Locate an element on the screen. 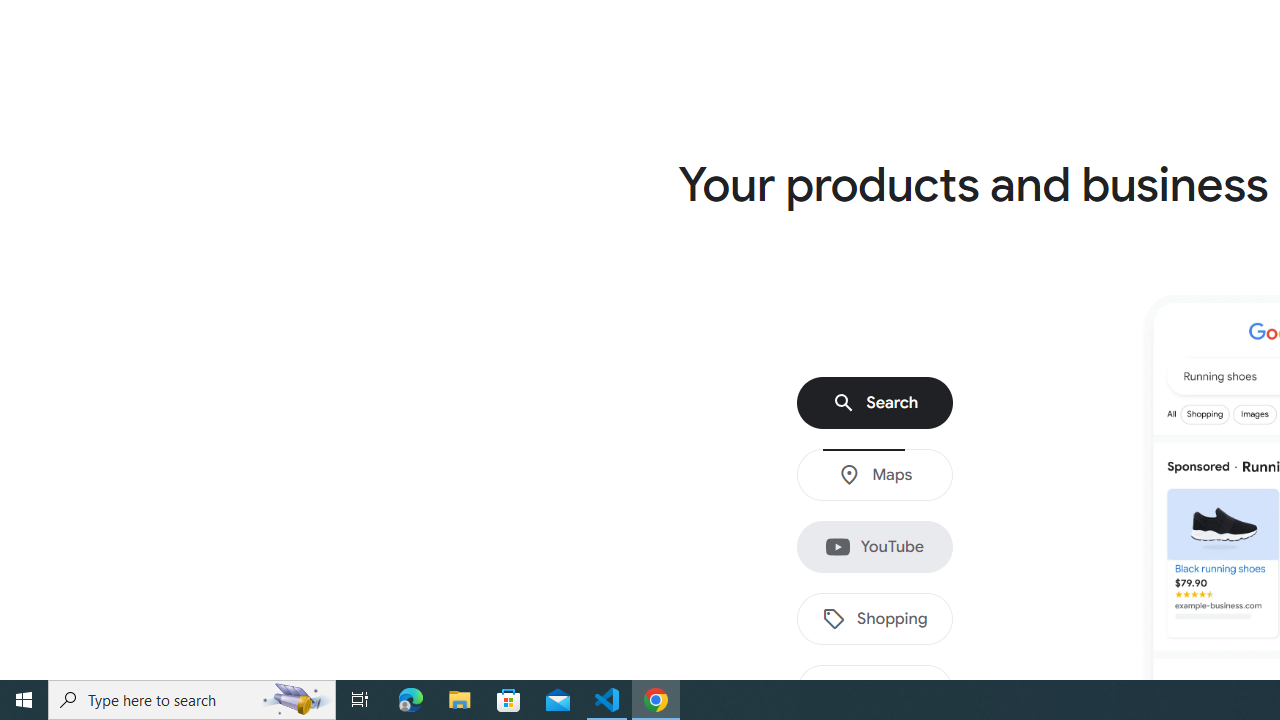 The width and height of the screenshot is (1280, 720). 'YouTube' is located at coordinates (875, 547).